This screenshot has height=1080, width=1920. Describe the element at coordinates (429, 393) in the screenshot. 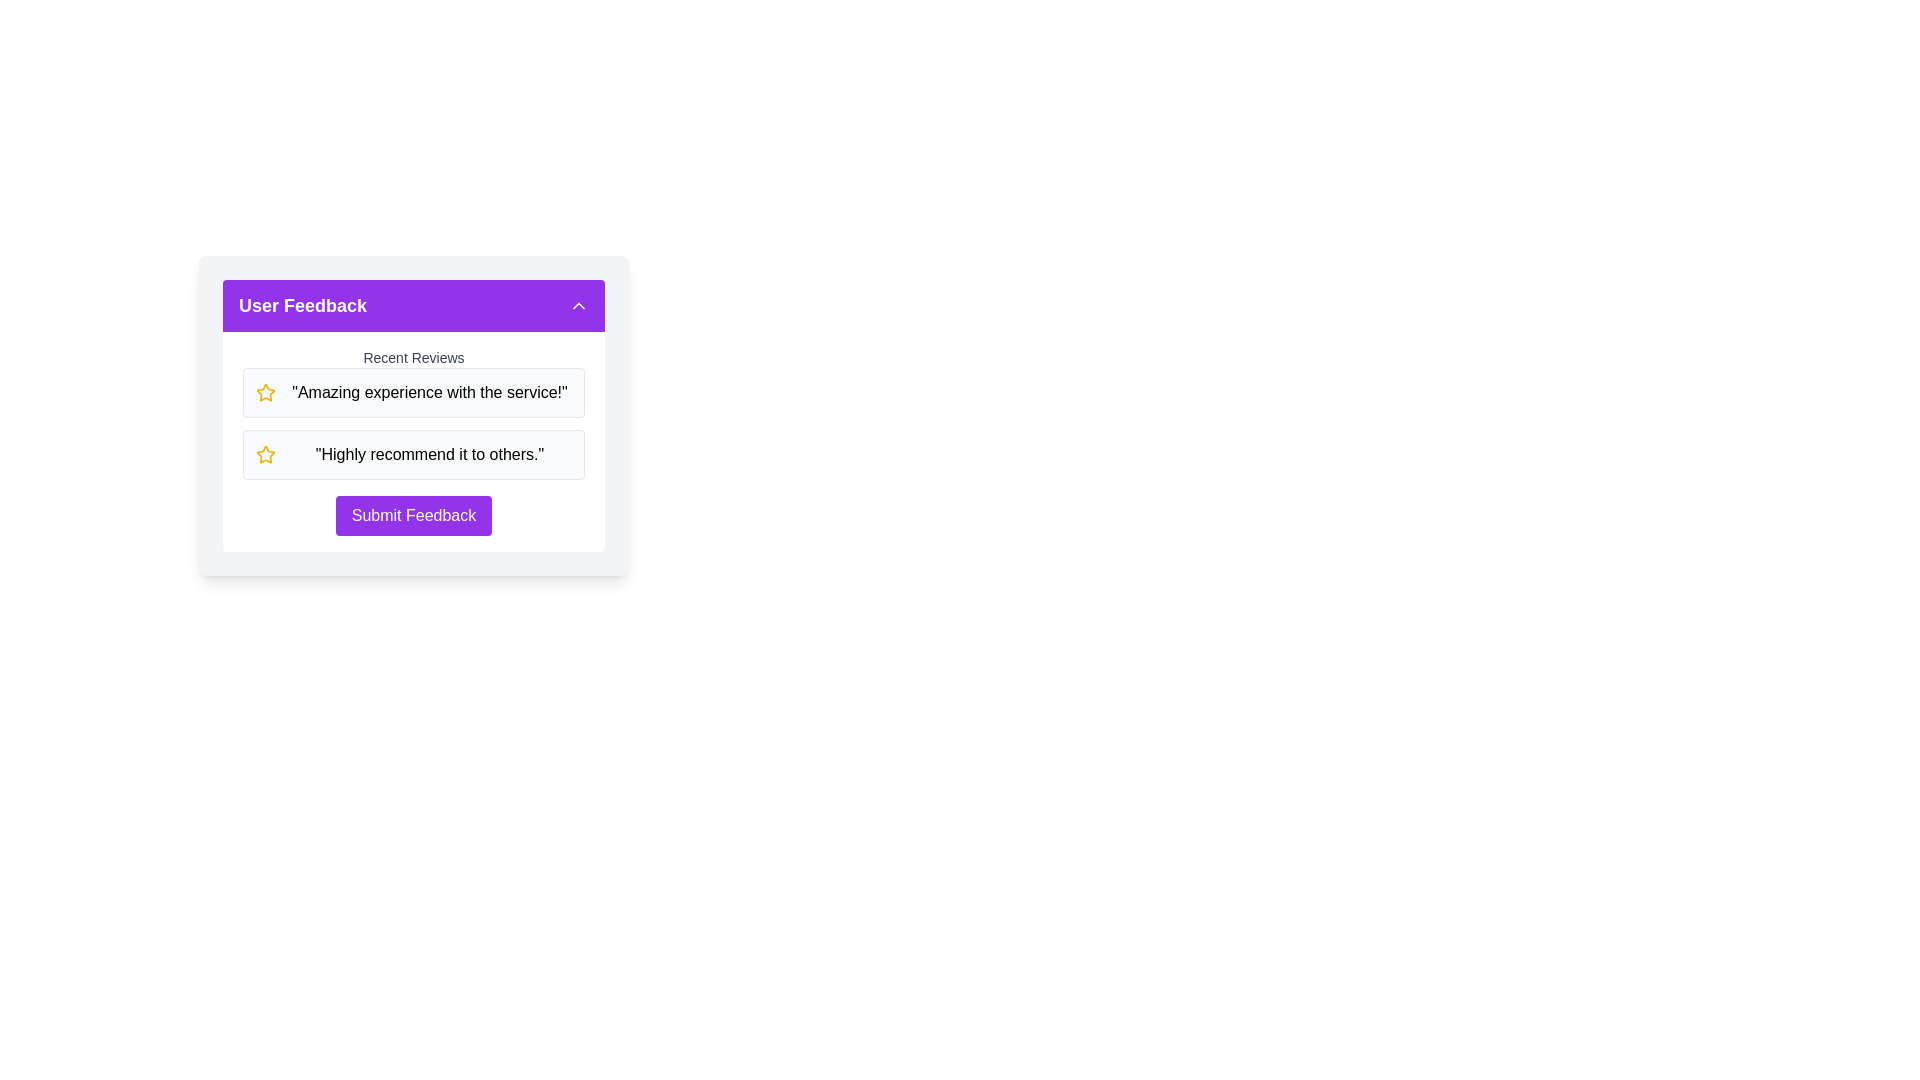

I see `the first customer review displayed in the feedback card under the header 'Recent Reviews'` at that location.